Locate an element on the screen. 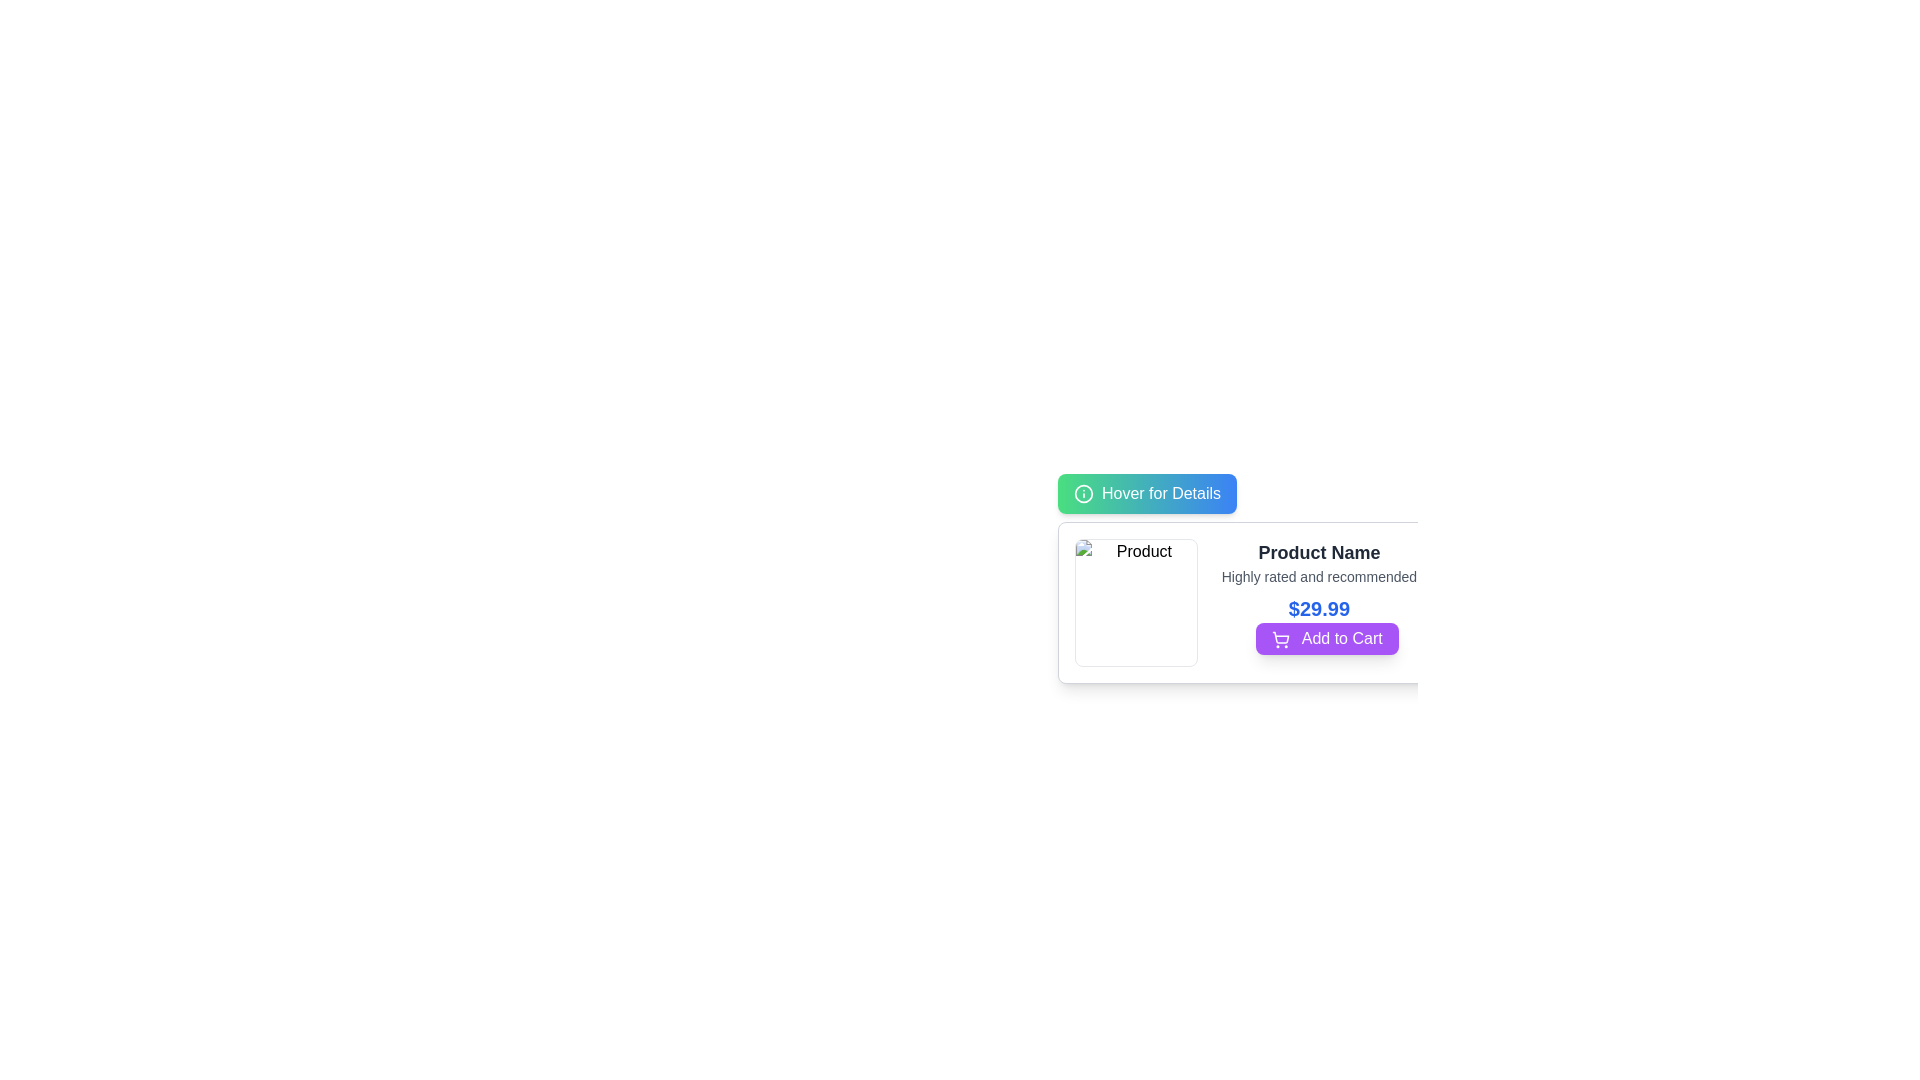 The height and width of the screenshot is (1080, 1920). the 'Add to Cart' button with the price label '$29.99' to trigger the hover effect is located at coordinates (1319, 623).